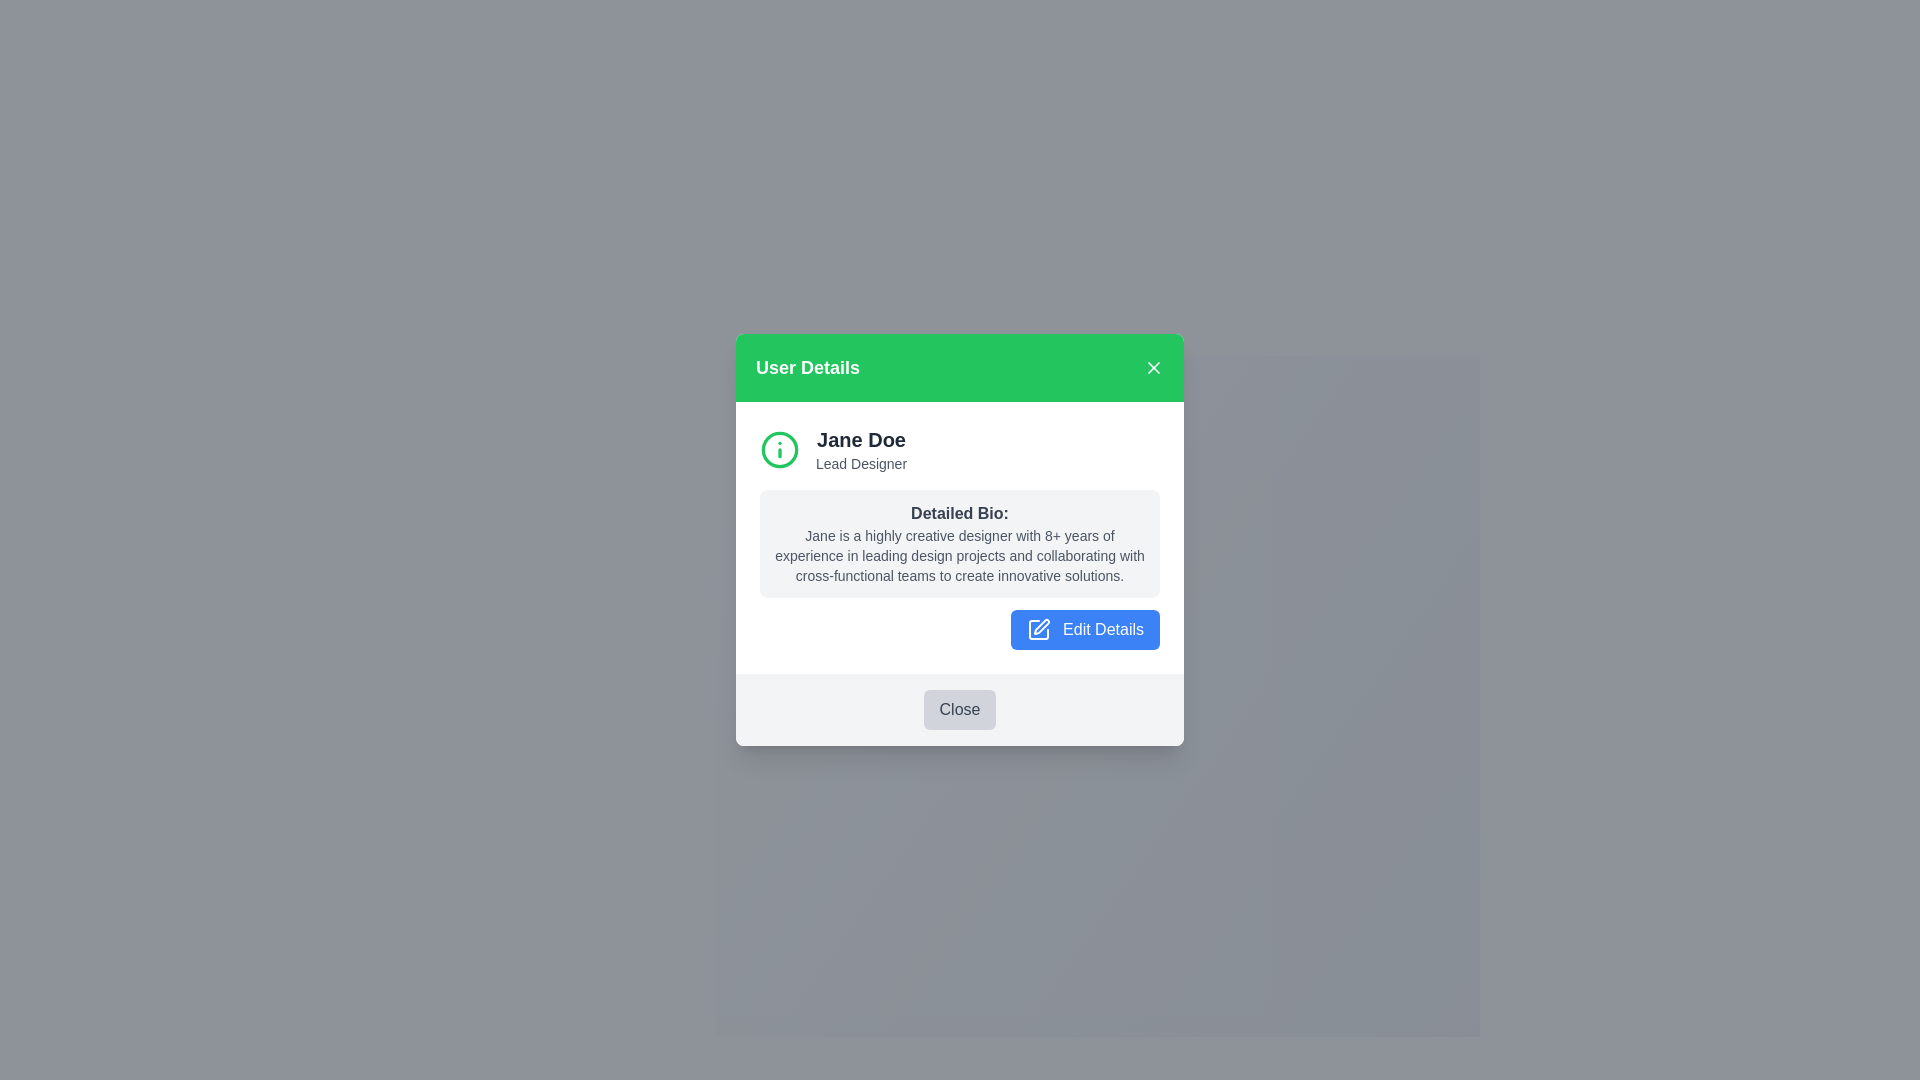 This screenshot has width=1920, height=1080. I want to click on the bold gray text label 'Detailed Bio:' that serves as the primary label for the user's detailed biography section, so click(960, 512).